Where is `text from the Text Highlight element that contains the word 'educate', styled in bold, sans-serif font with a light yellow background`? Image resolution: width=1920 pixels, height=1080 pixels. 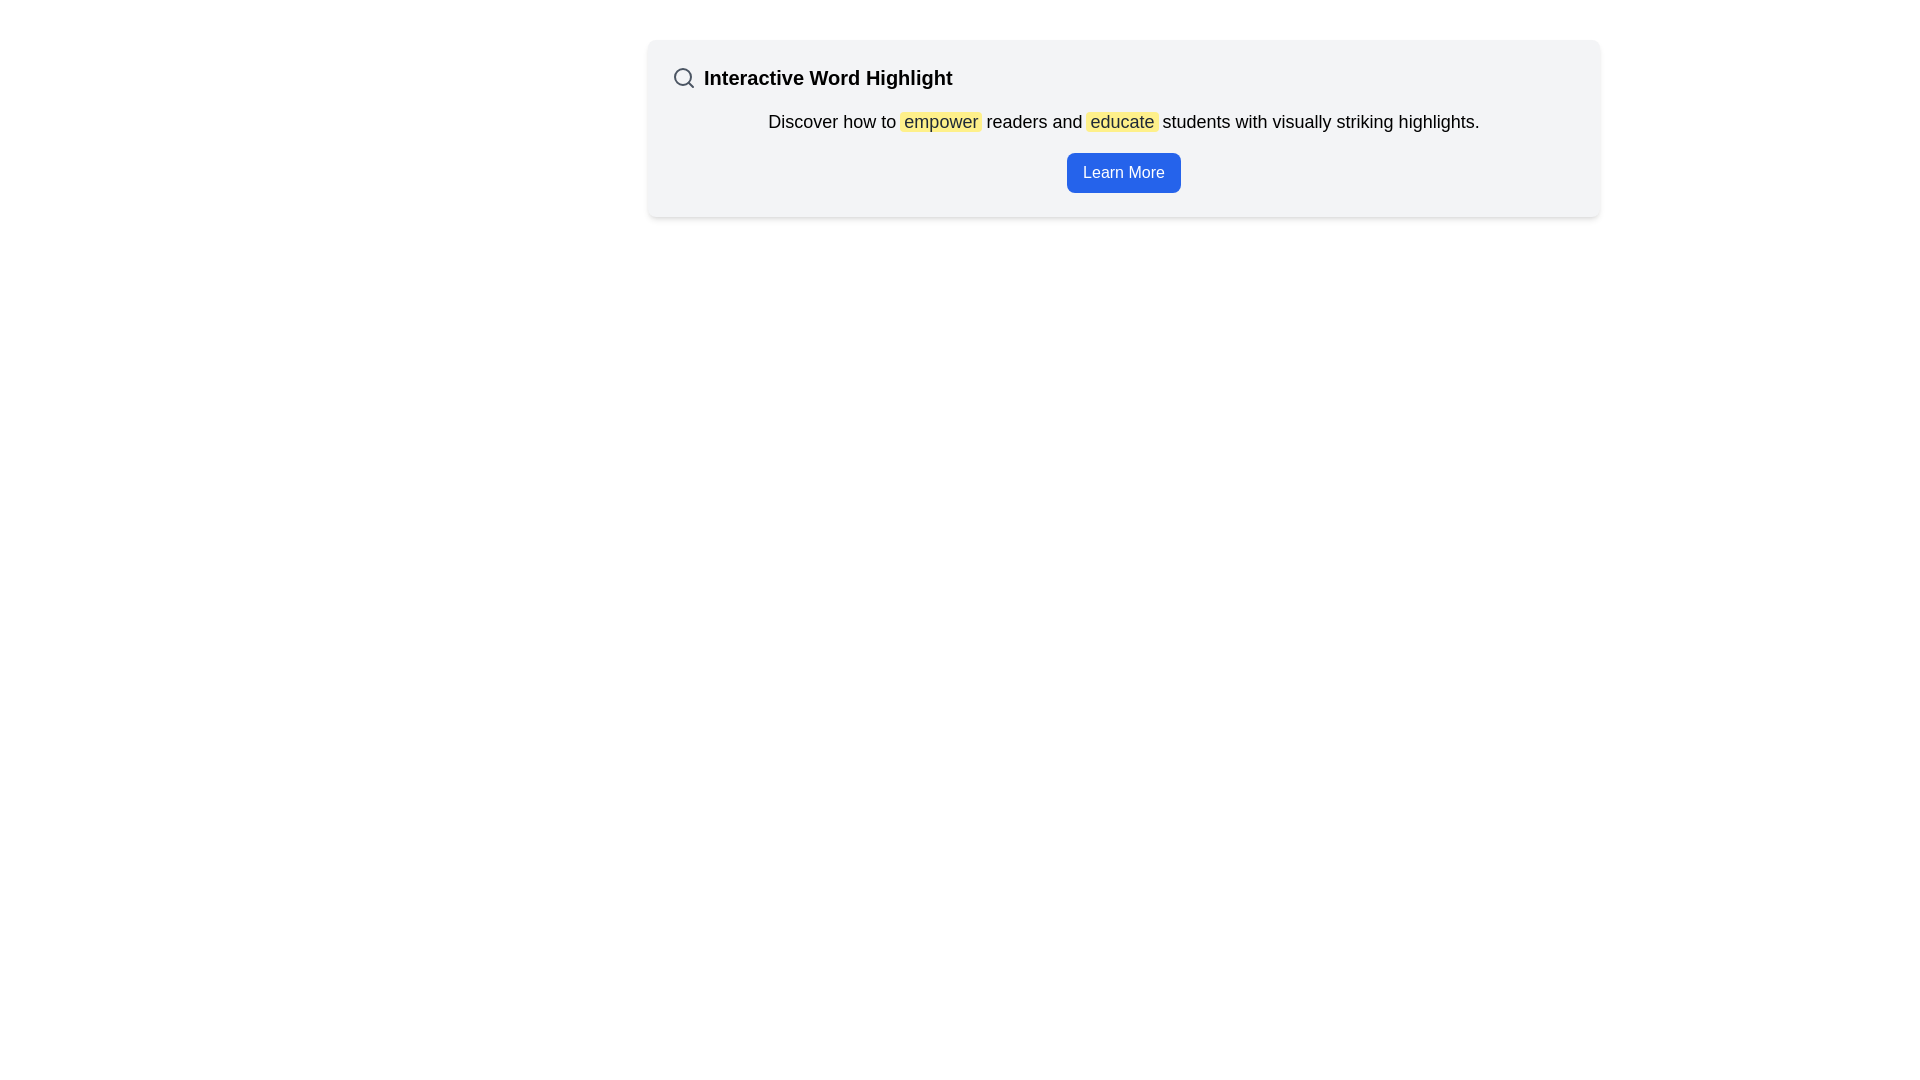 text from the Text Highlight element that contains the word 'educate', styled in bold, sans-serif font with a light yellow background is located at coordinates (1122, 122).